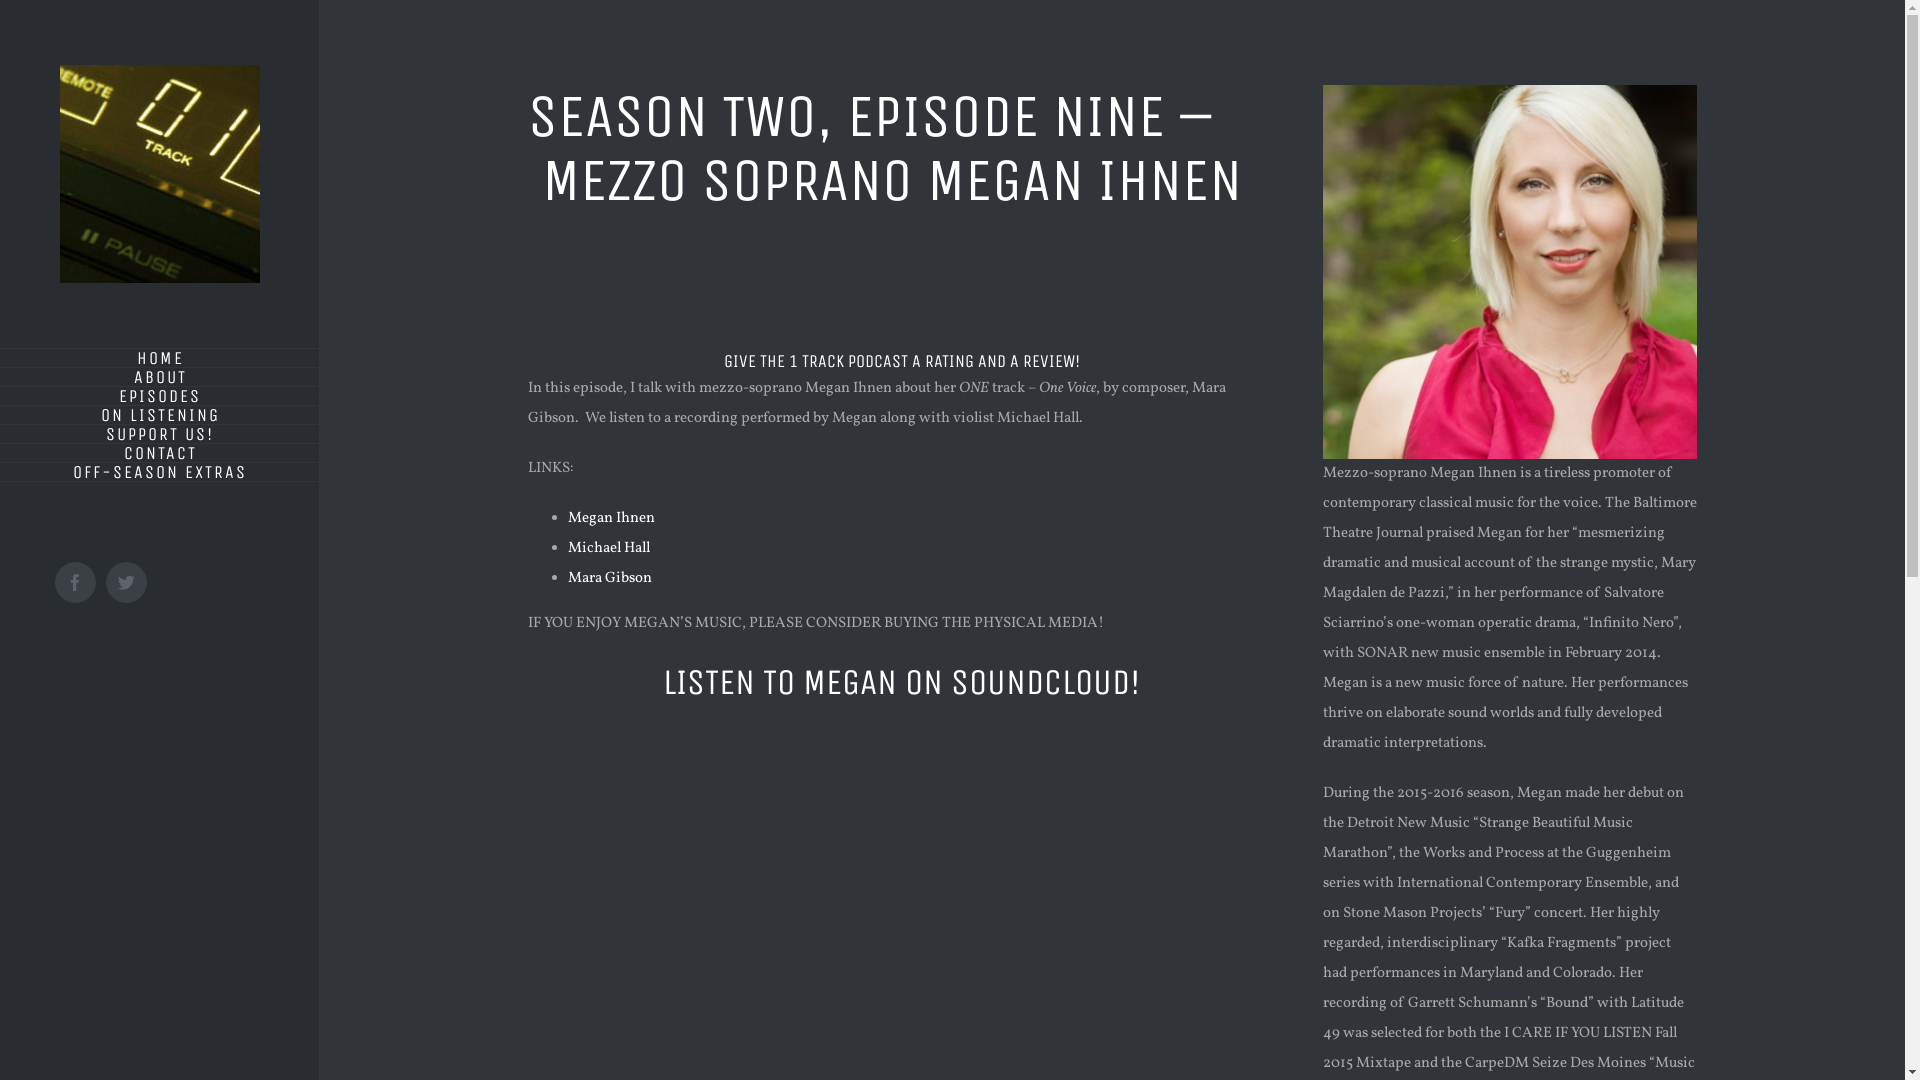  What do you see at coordinates (608, 578) in the screenshot?
I see `'Mara Gibson'` at bounding box center [608, 578].